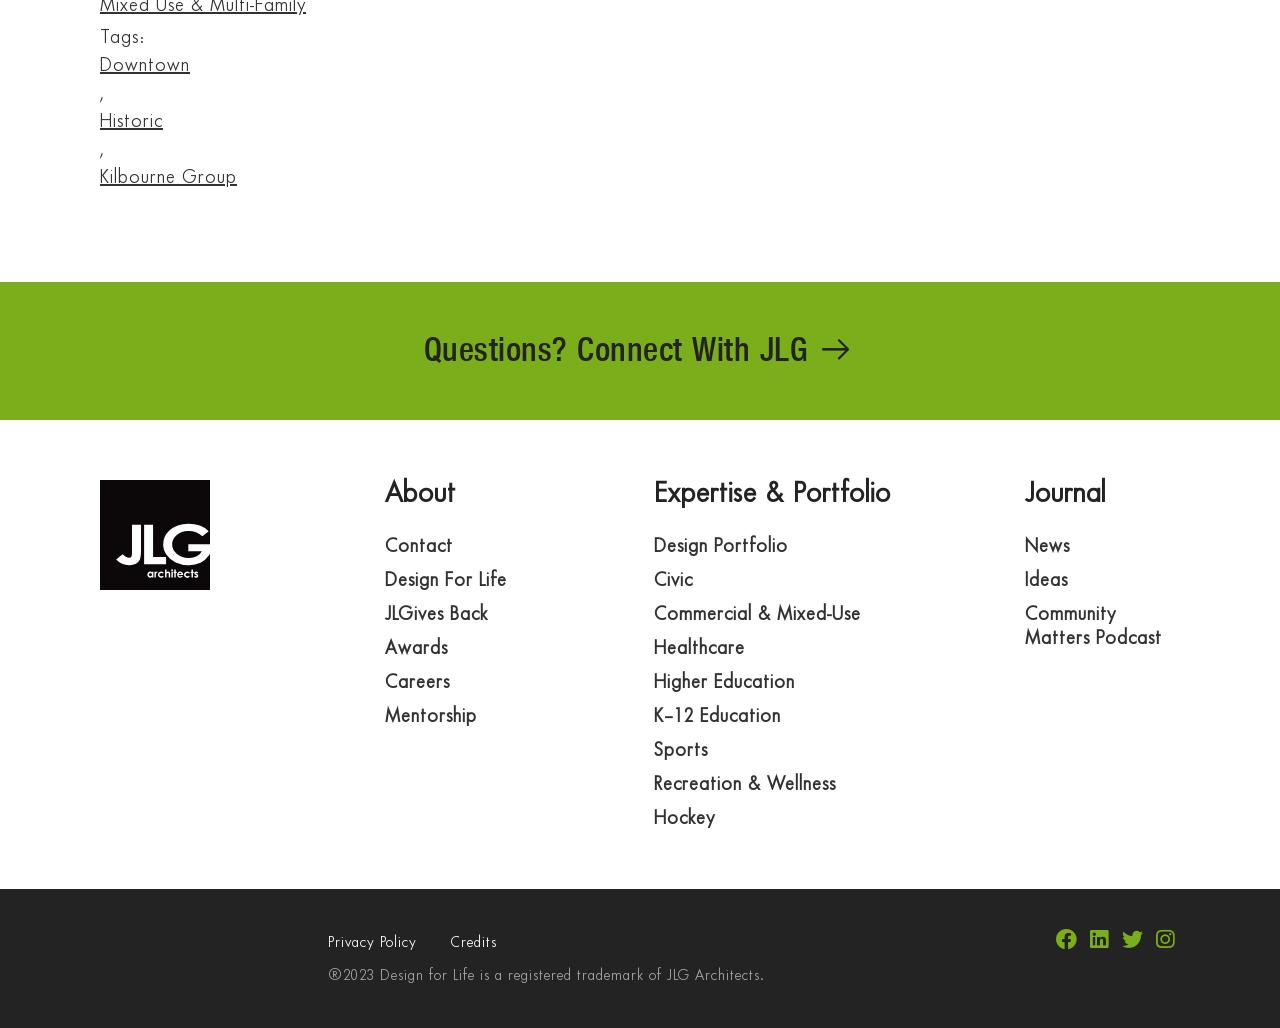 This screenshot has height=1028, width=1280. Describe the element at coordinates (372, 942) in the screenshot. I see `'Privacy Policy'` at that location.